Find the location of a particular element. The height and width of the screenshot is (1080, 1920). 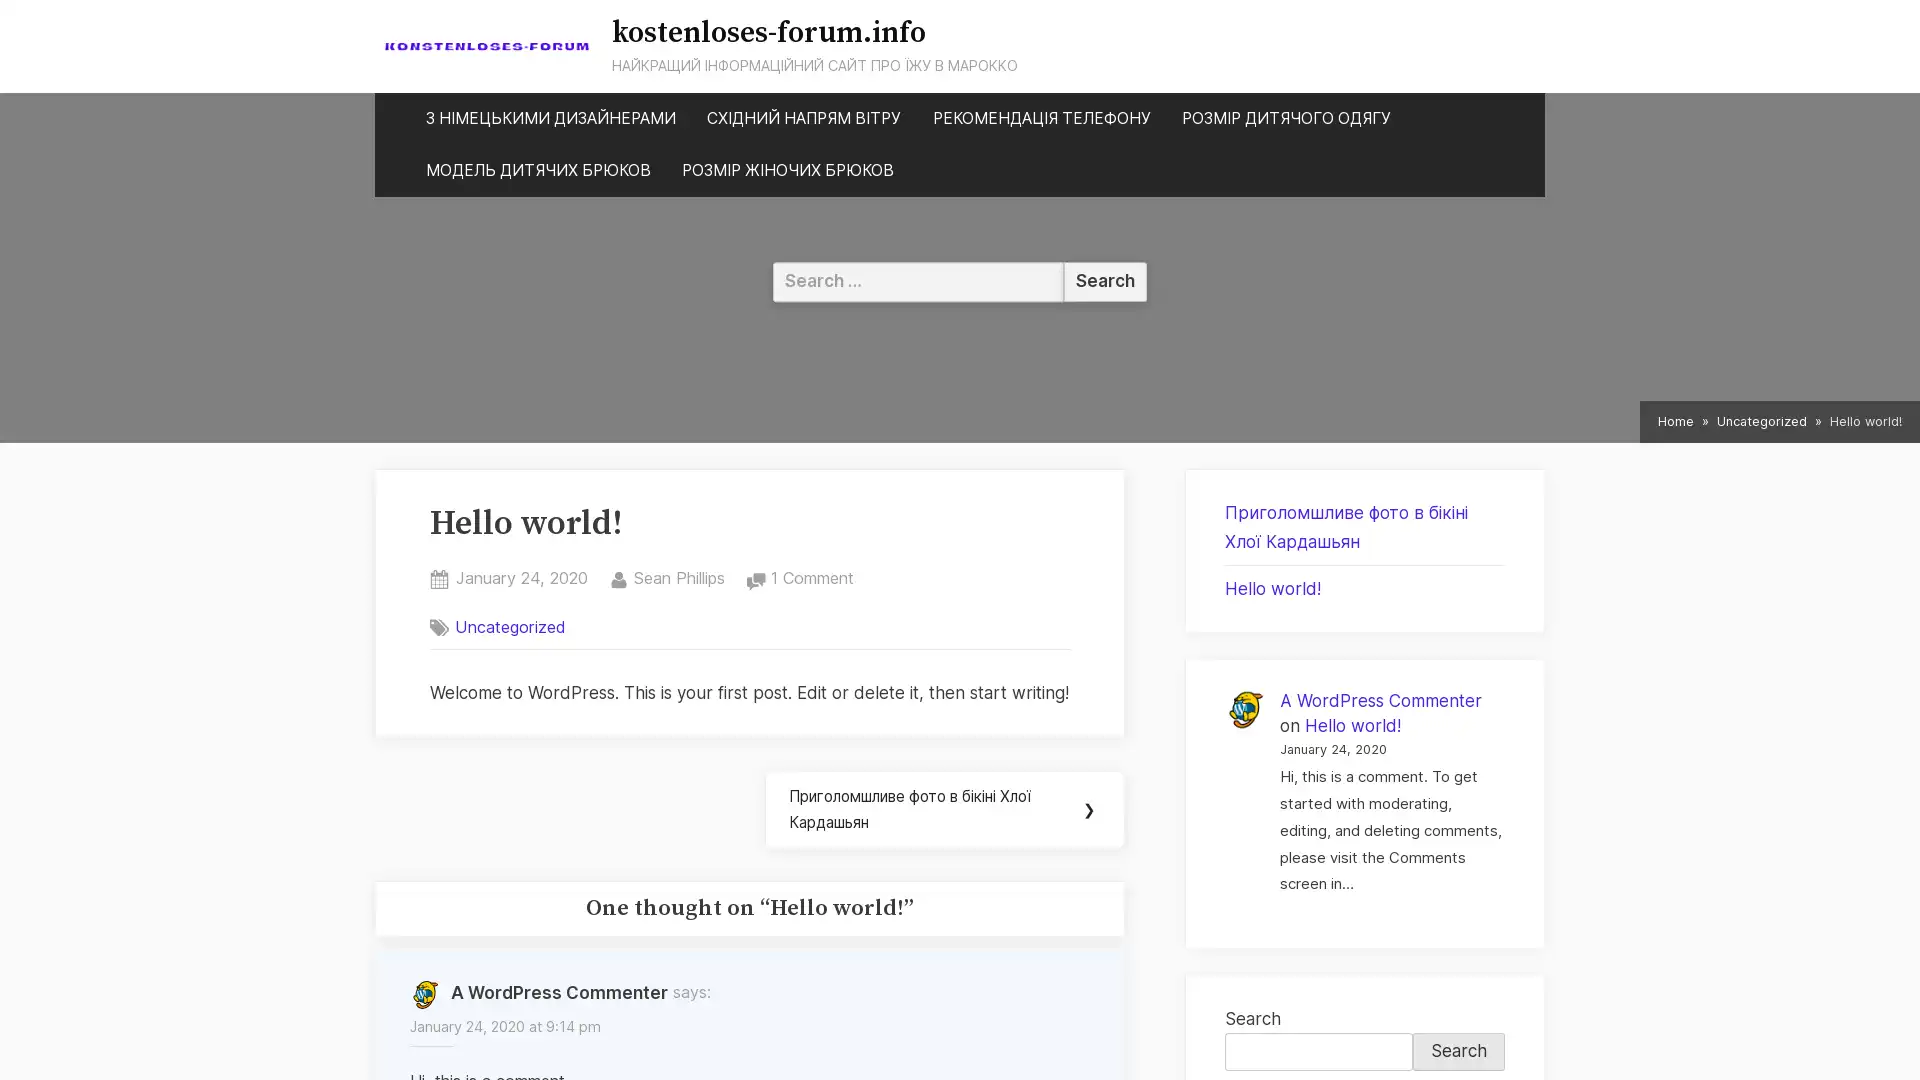

Search is located at coordinates (1104, 281).